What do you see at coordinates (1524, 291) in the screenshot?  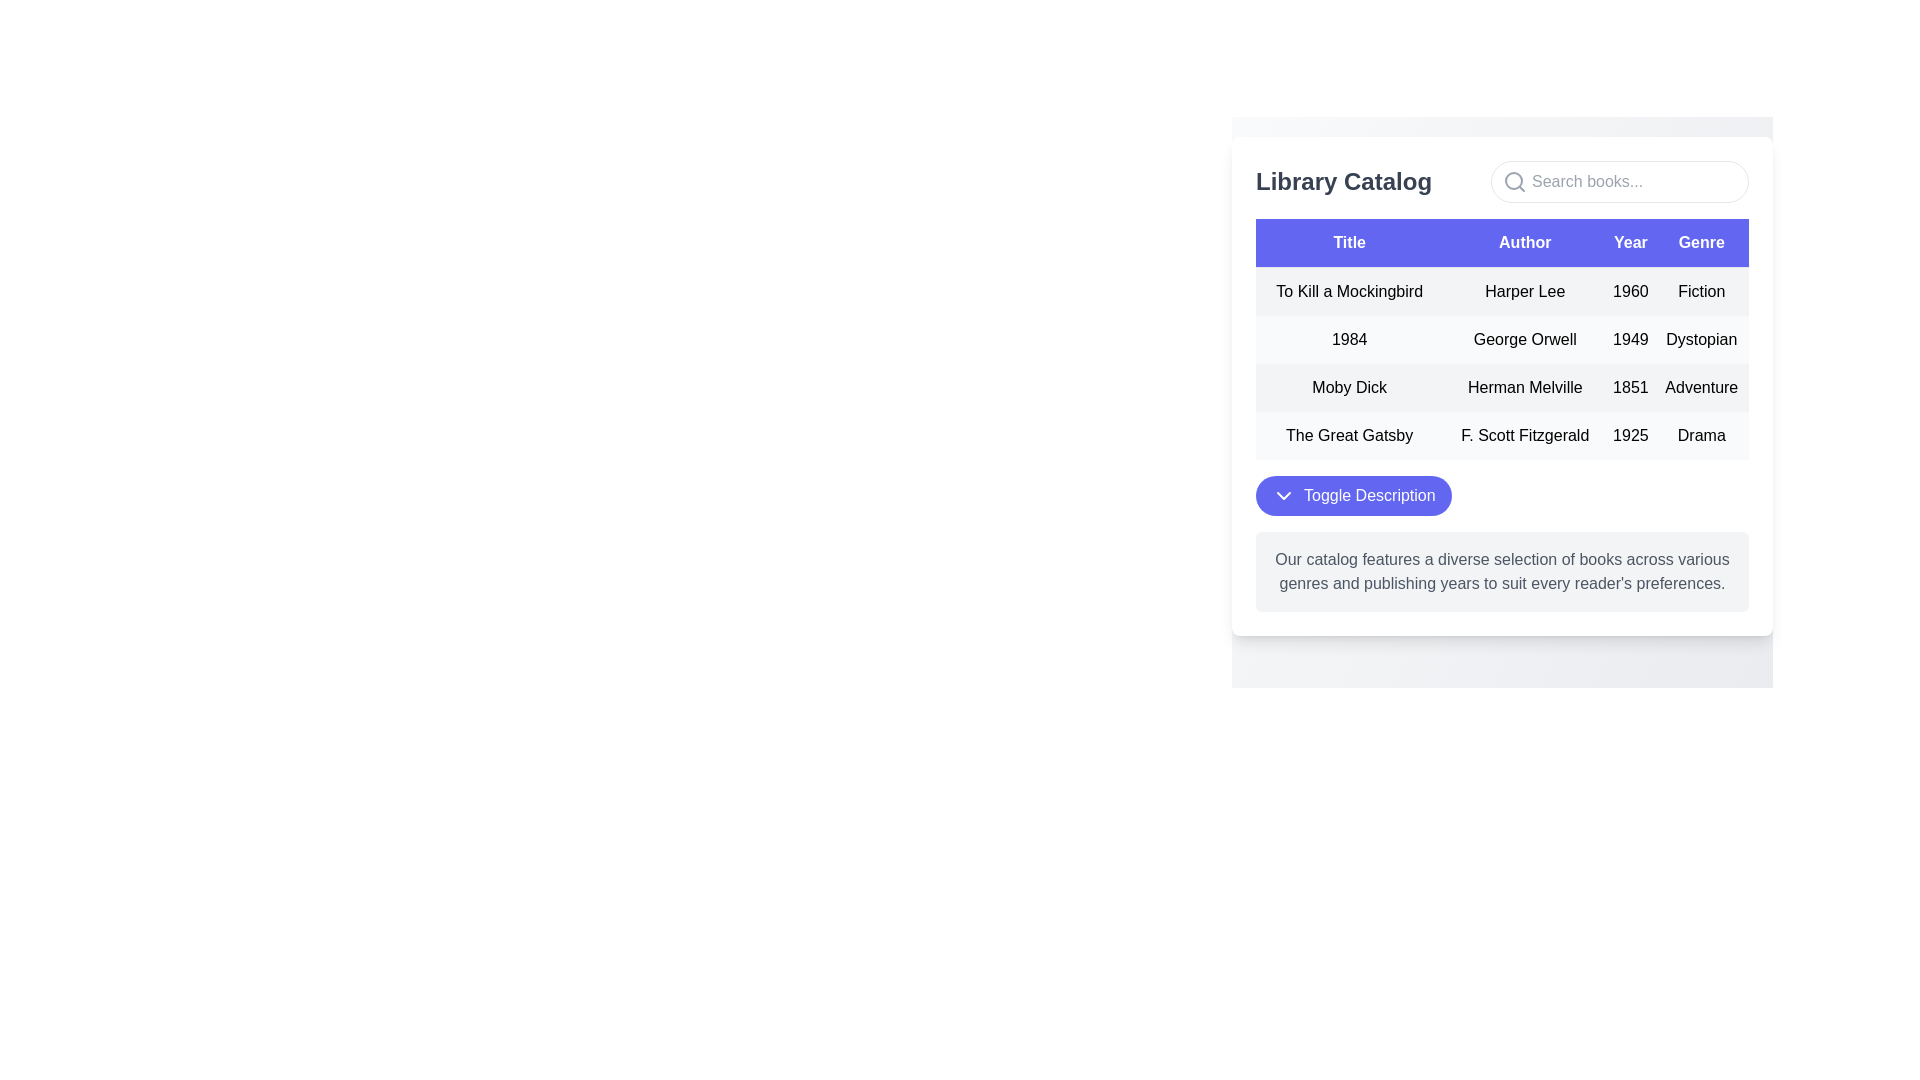 I see `the Text label displaying 'Harper Lee' in black font against a light gray background, located in the 'Author' column of the first row in a table` at bounding box center [1524, 291].